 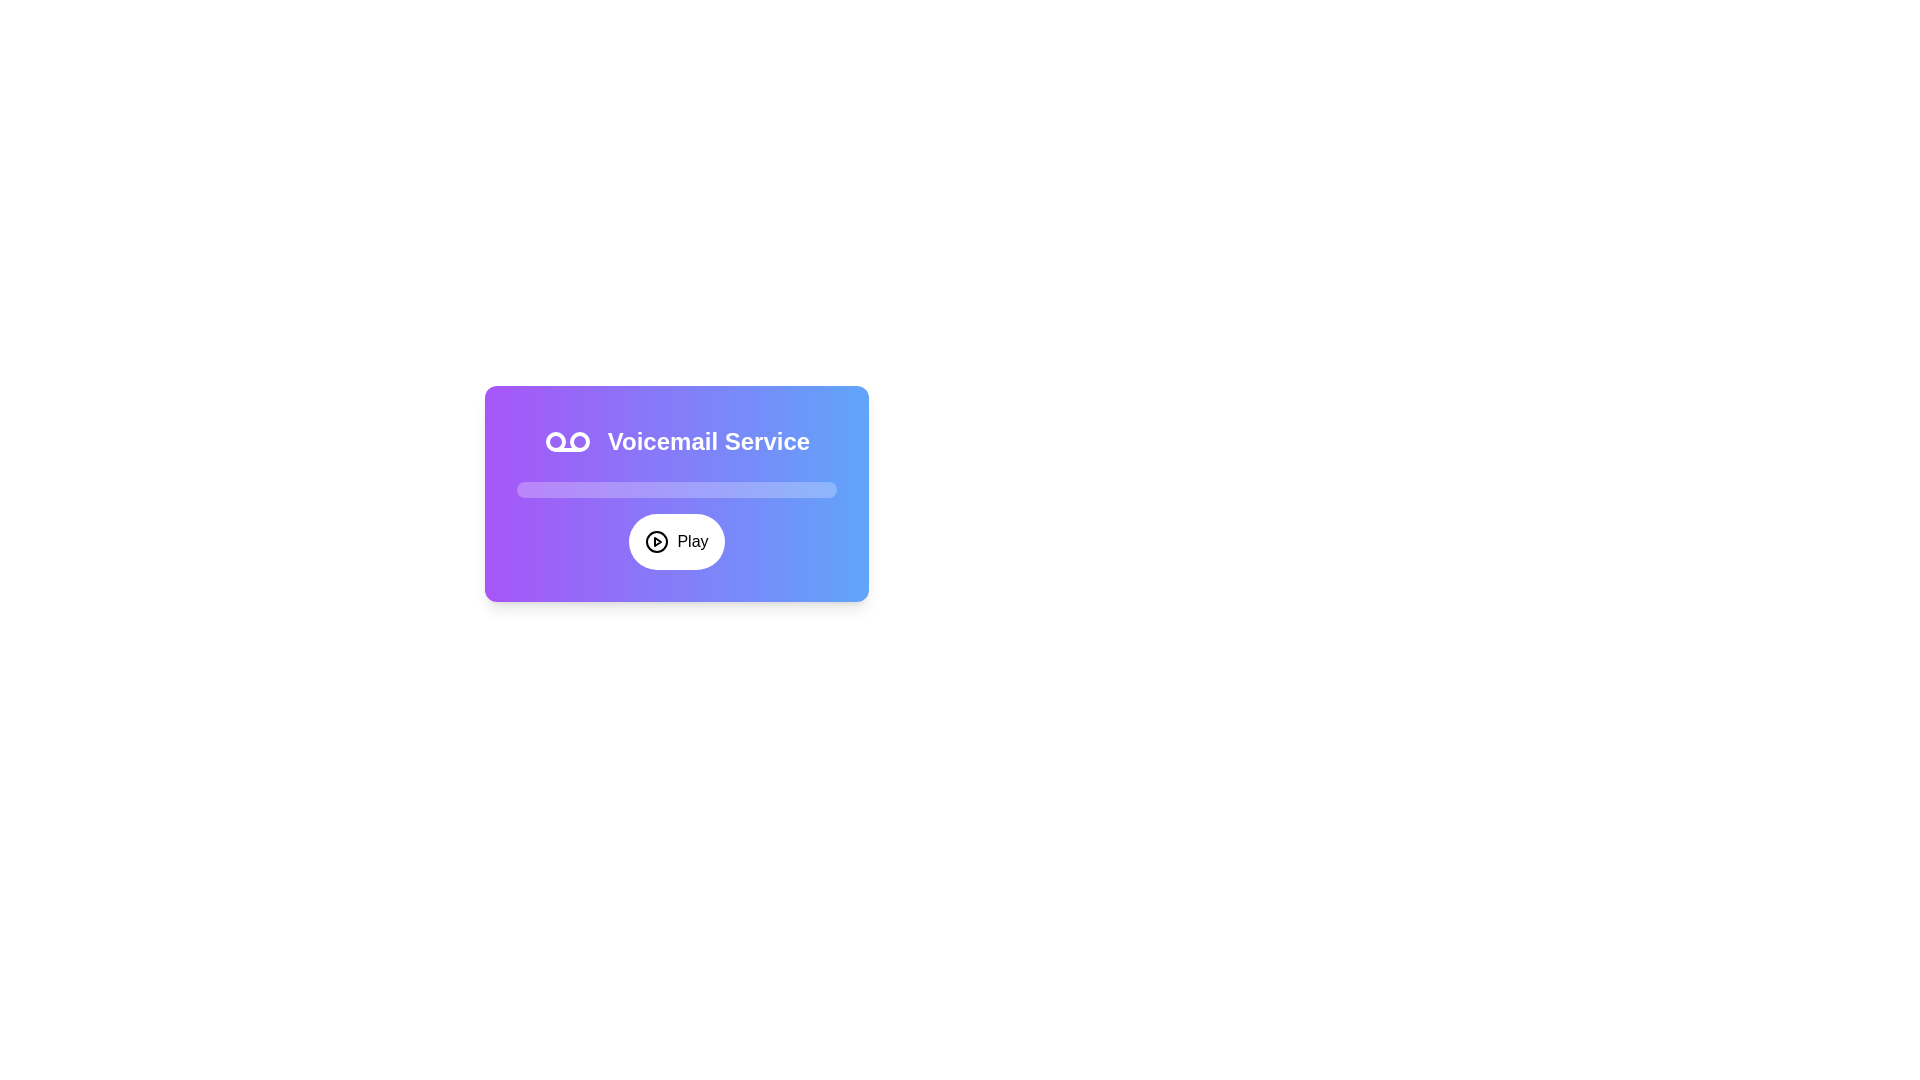 I want to click on the leftmost circle of the Voicemail icon located at the top-left side of the card, which is purely graphical and does not have interactive functionality, so click(x=555, y=441).